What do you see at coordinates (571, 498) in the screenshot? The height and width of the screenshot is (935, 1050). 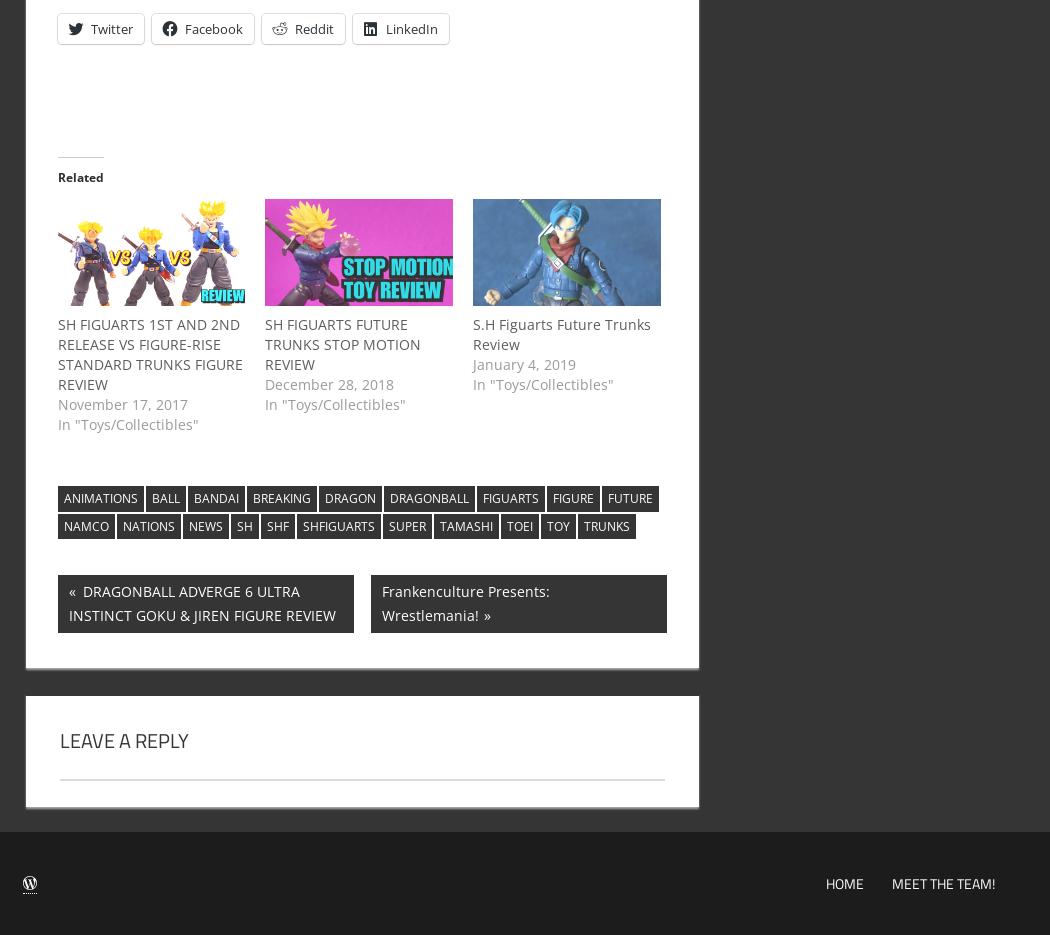 I see `'figure'` at bounding box center [571, 498].